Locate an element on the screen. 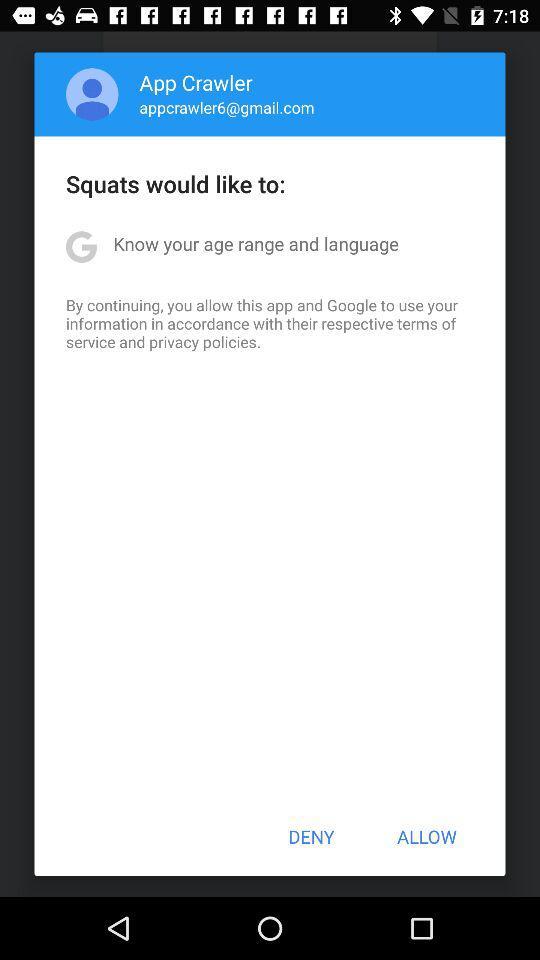  the app above appcrawler6@gmail.com icon is located at coordinates (196, 82).